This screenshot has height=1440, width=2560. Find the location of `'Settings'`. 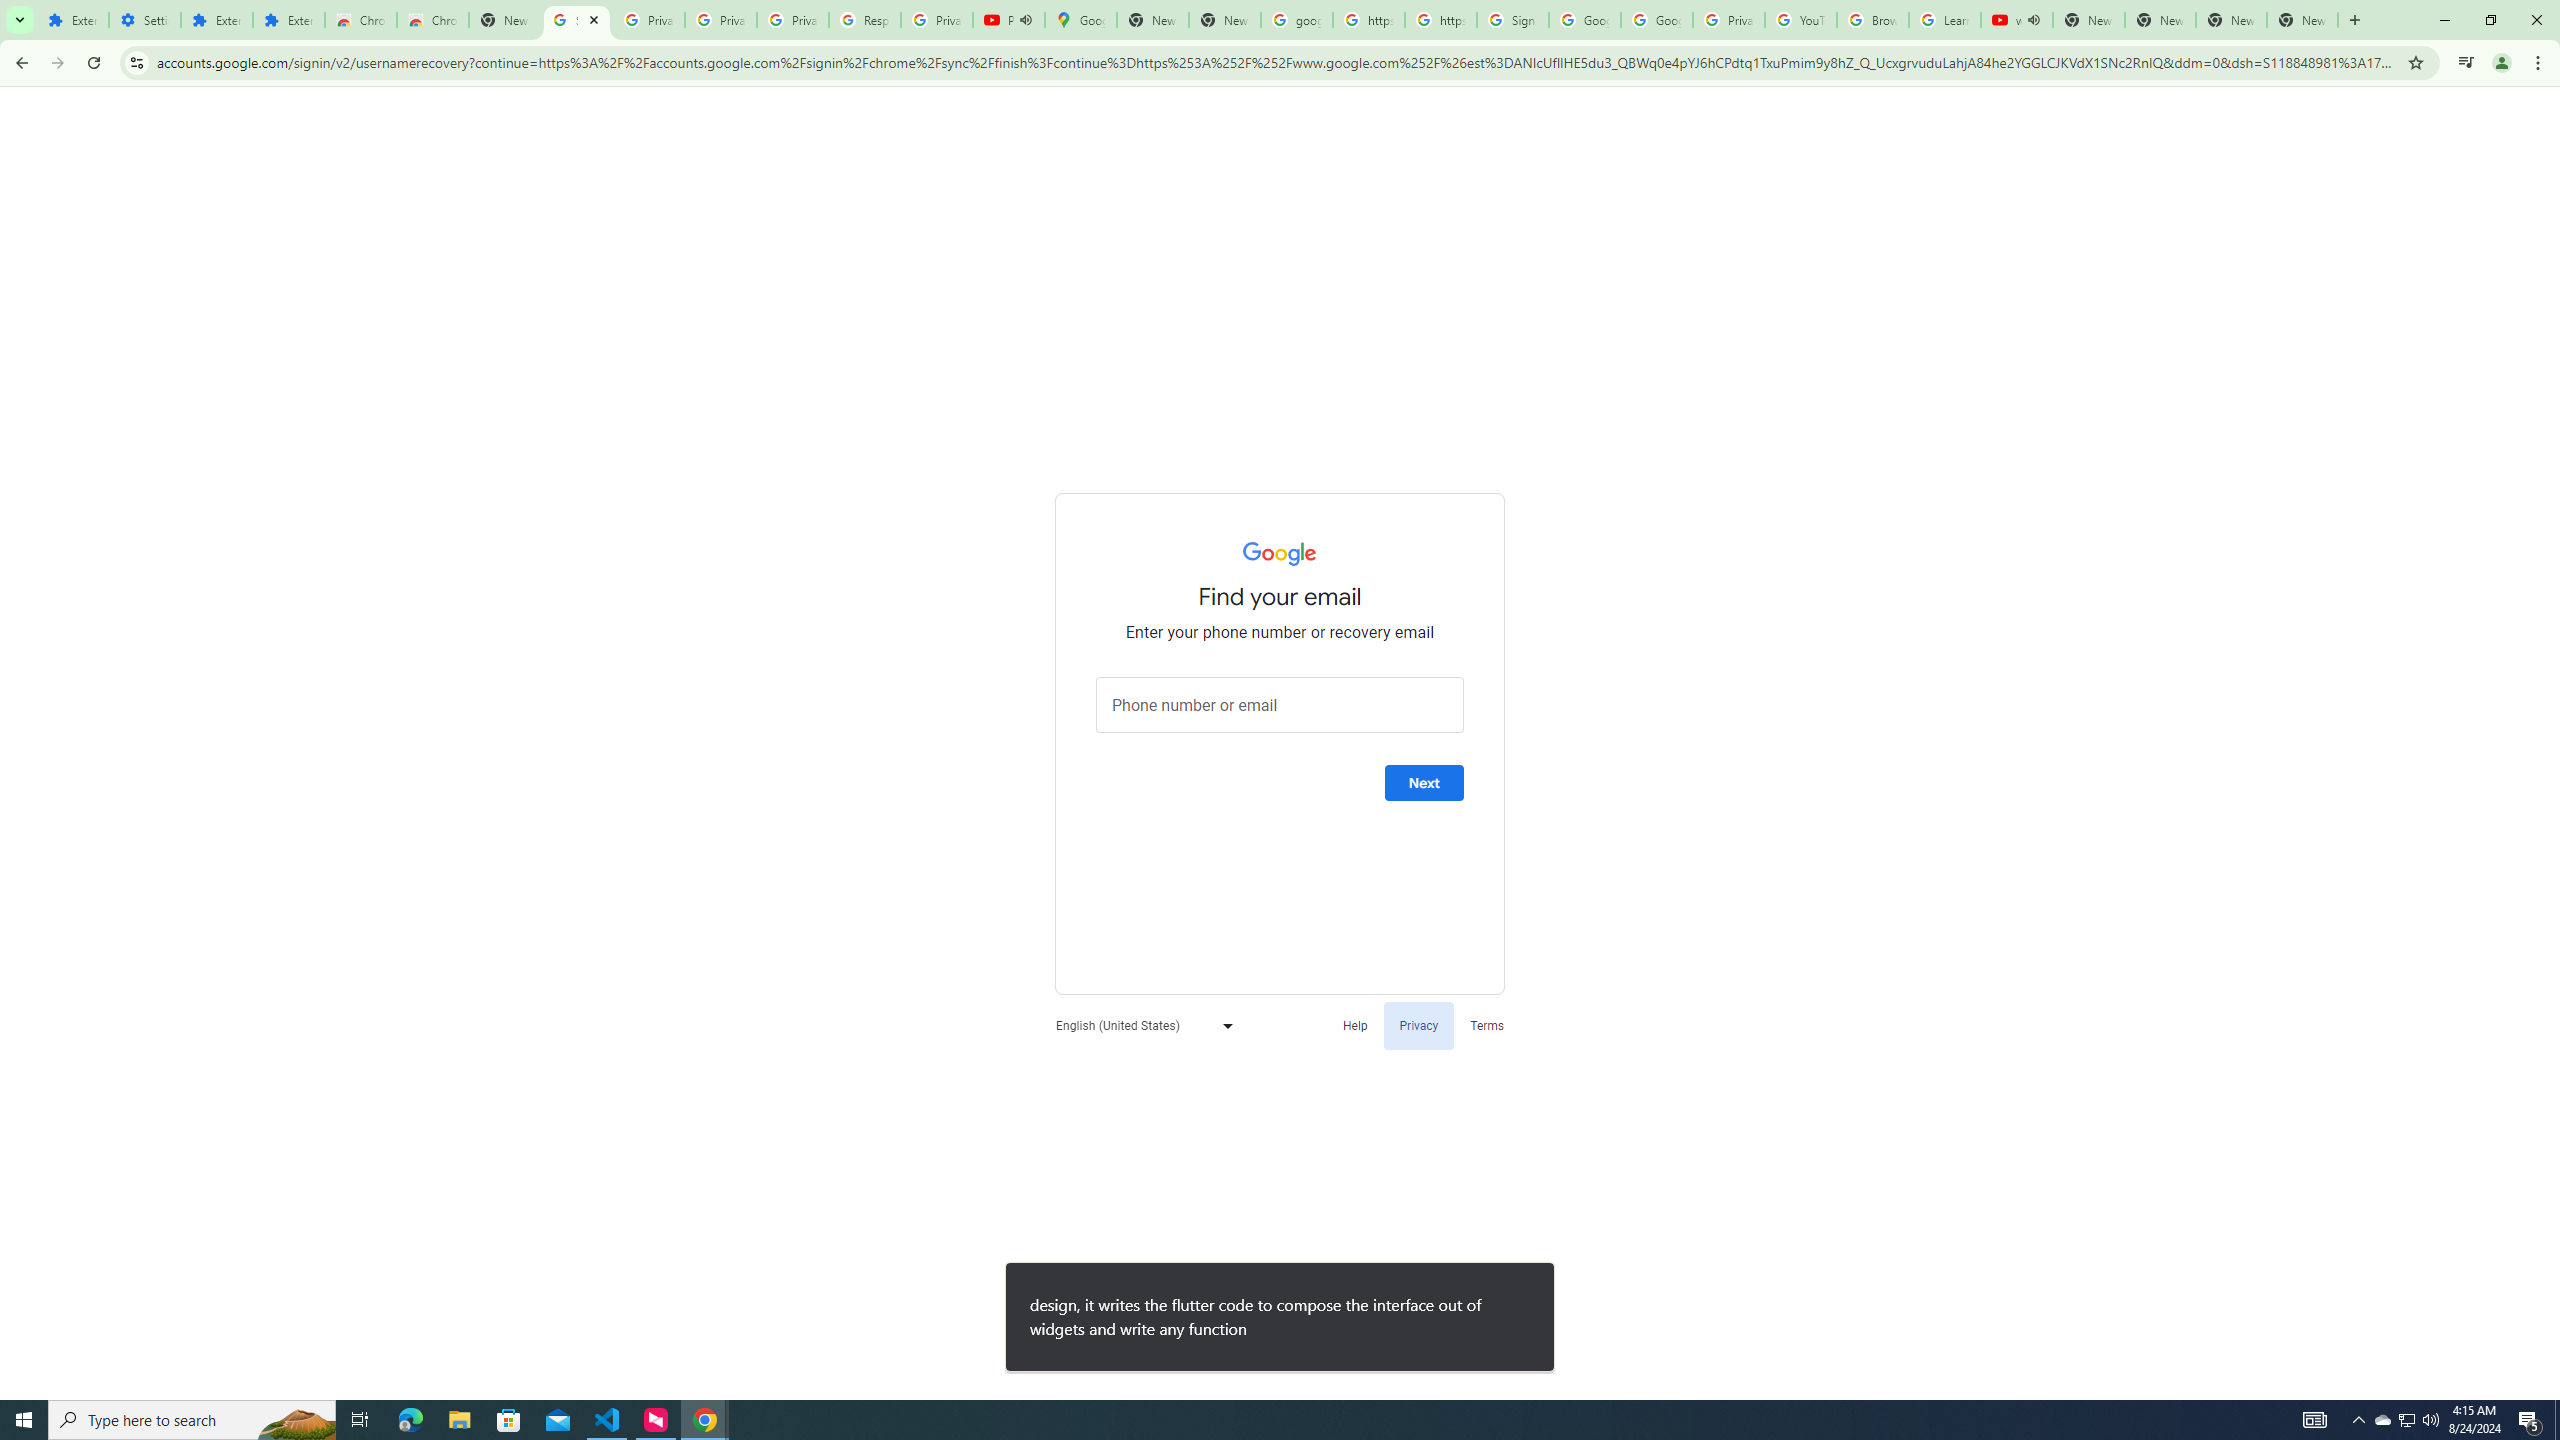

'Settings' is located at coordinates (143, 19).